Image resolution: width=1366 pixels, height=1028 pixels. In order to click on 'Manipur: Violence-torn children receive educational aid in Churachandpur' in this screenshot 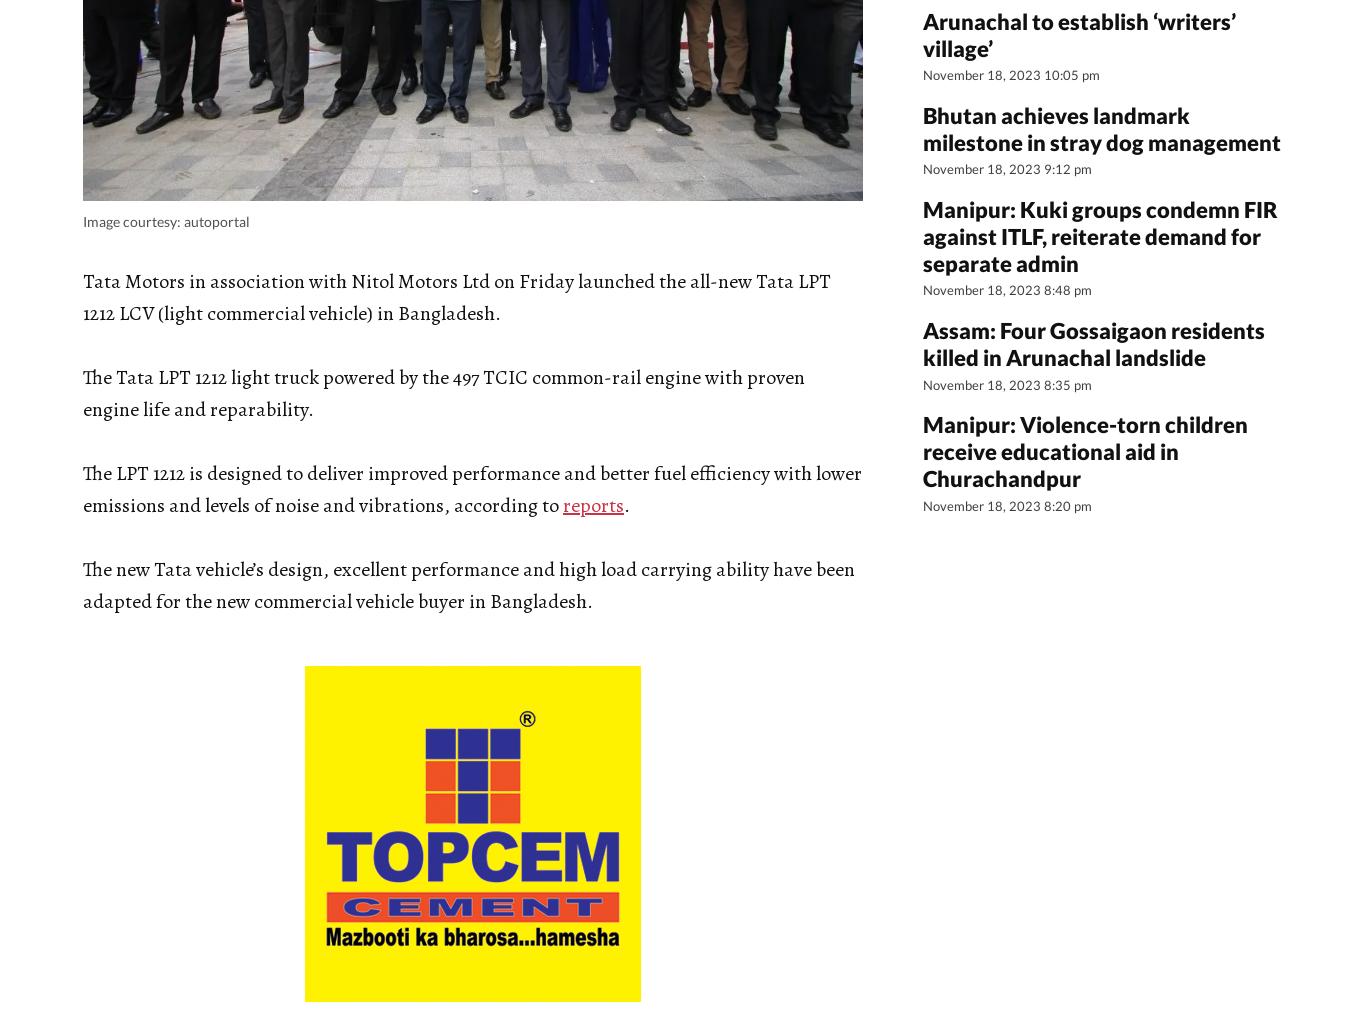, I will do `click(1084, 450)`.